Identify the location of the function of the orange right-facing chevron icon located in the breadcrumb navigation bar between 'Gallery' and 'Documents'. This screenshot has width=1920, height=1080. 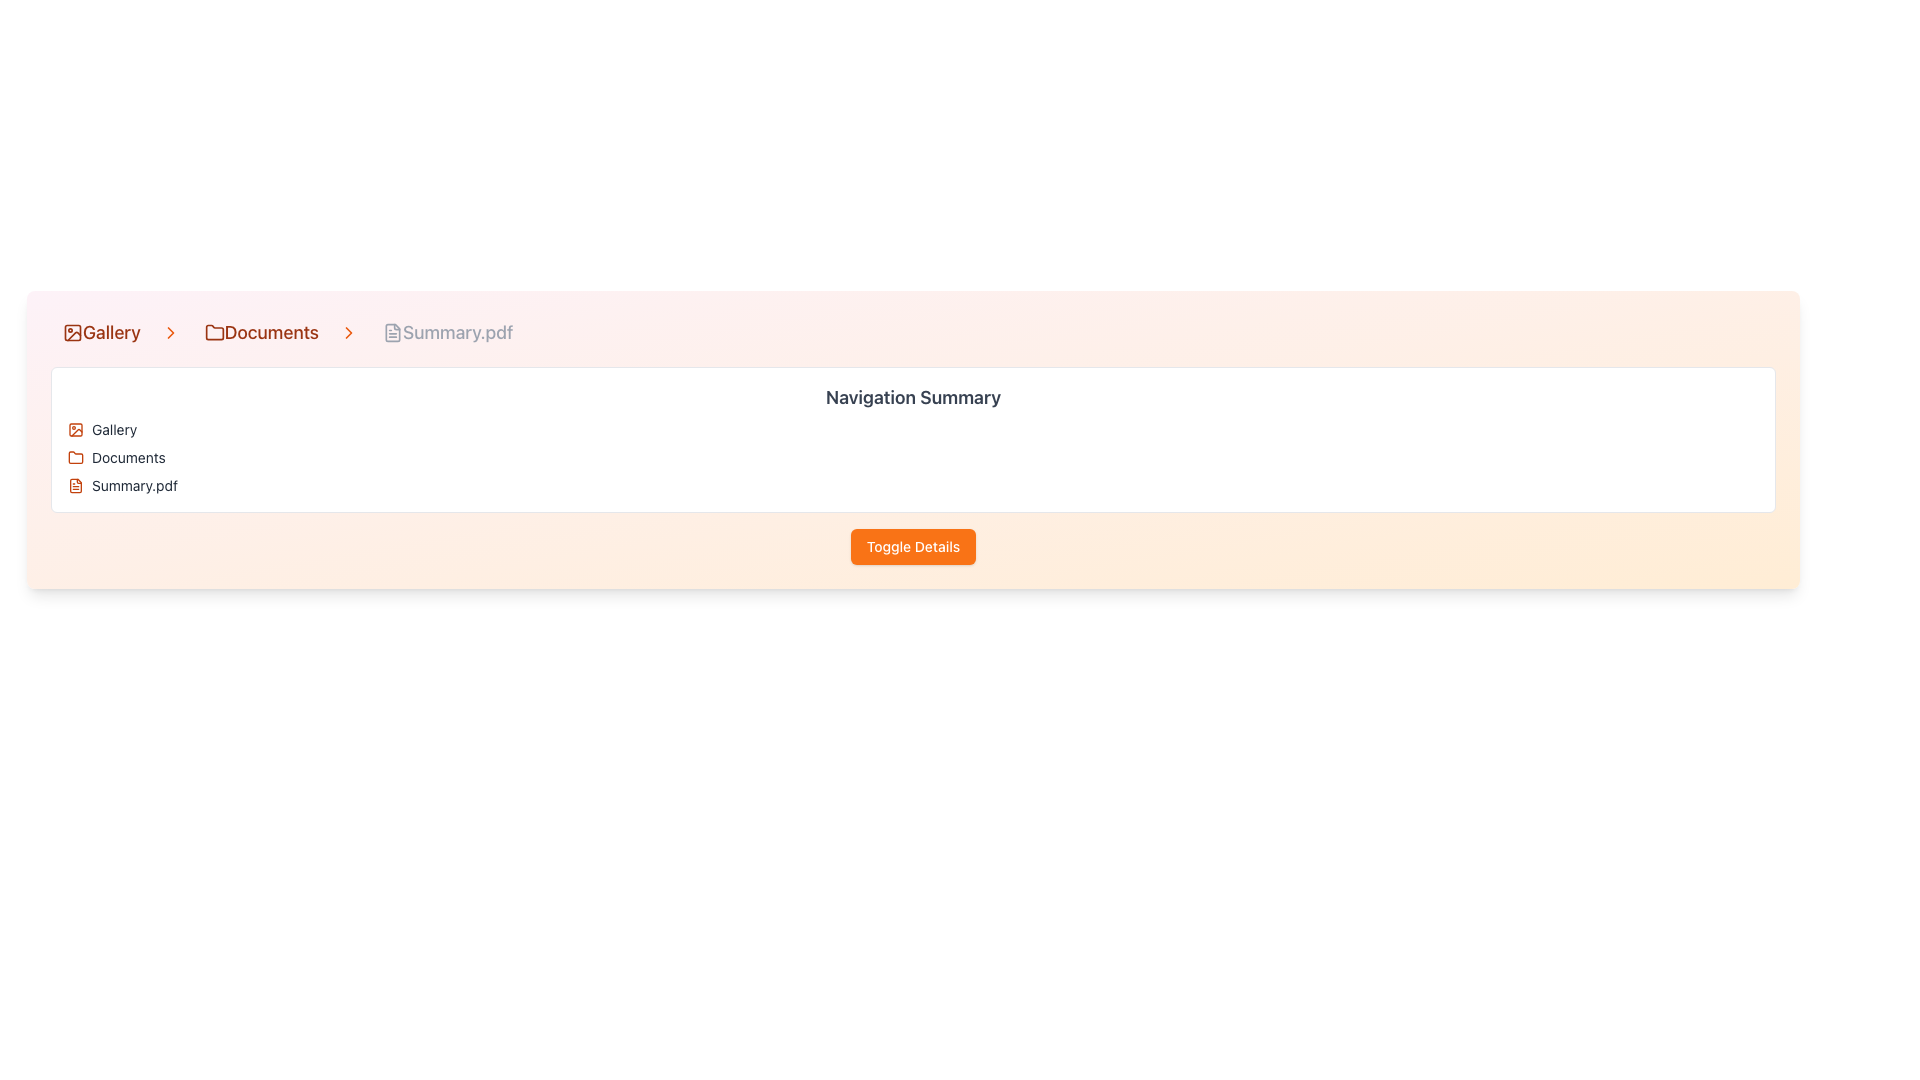
(170, 331).